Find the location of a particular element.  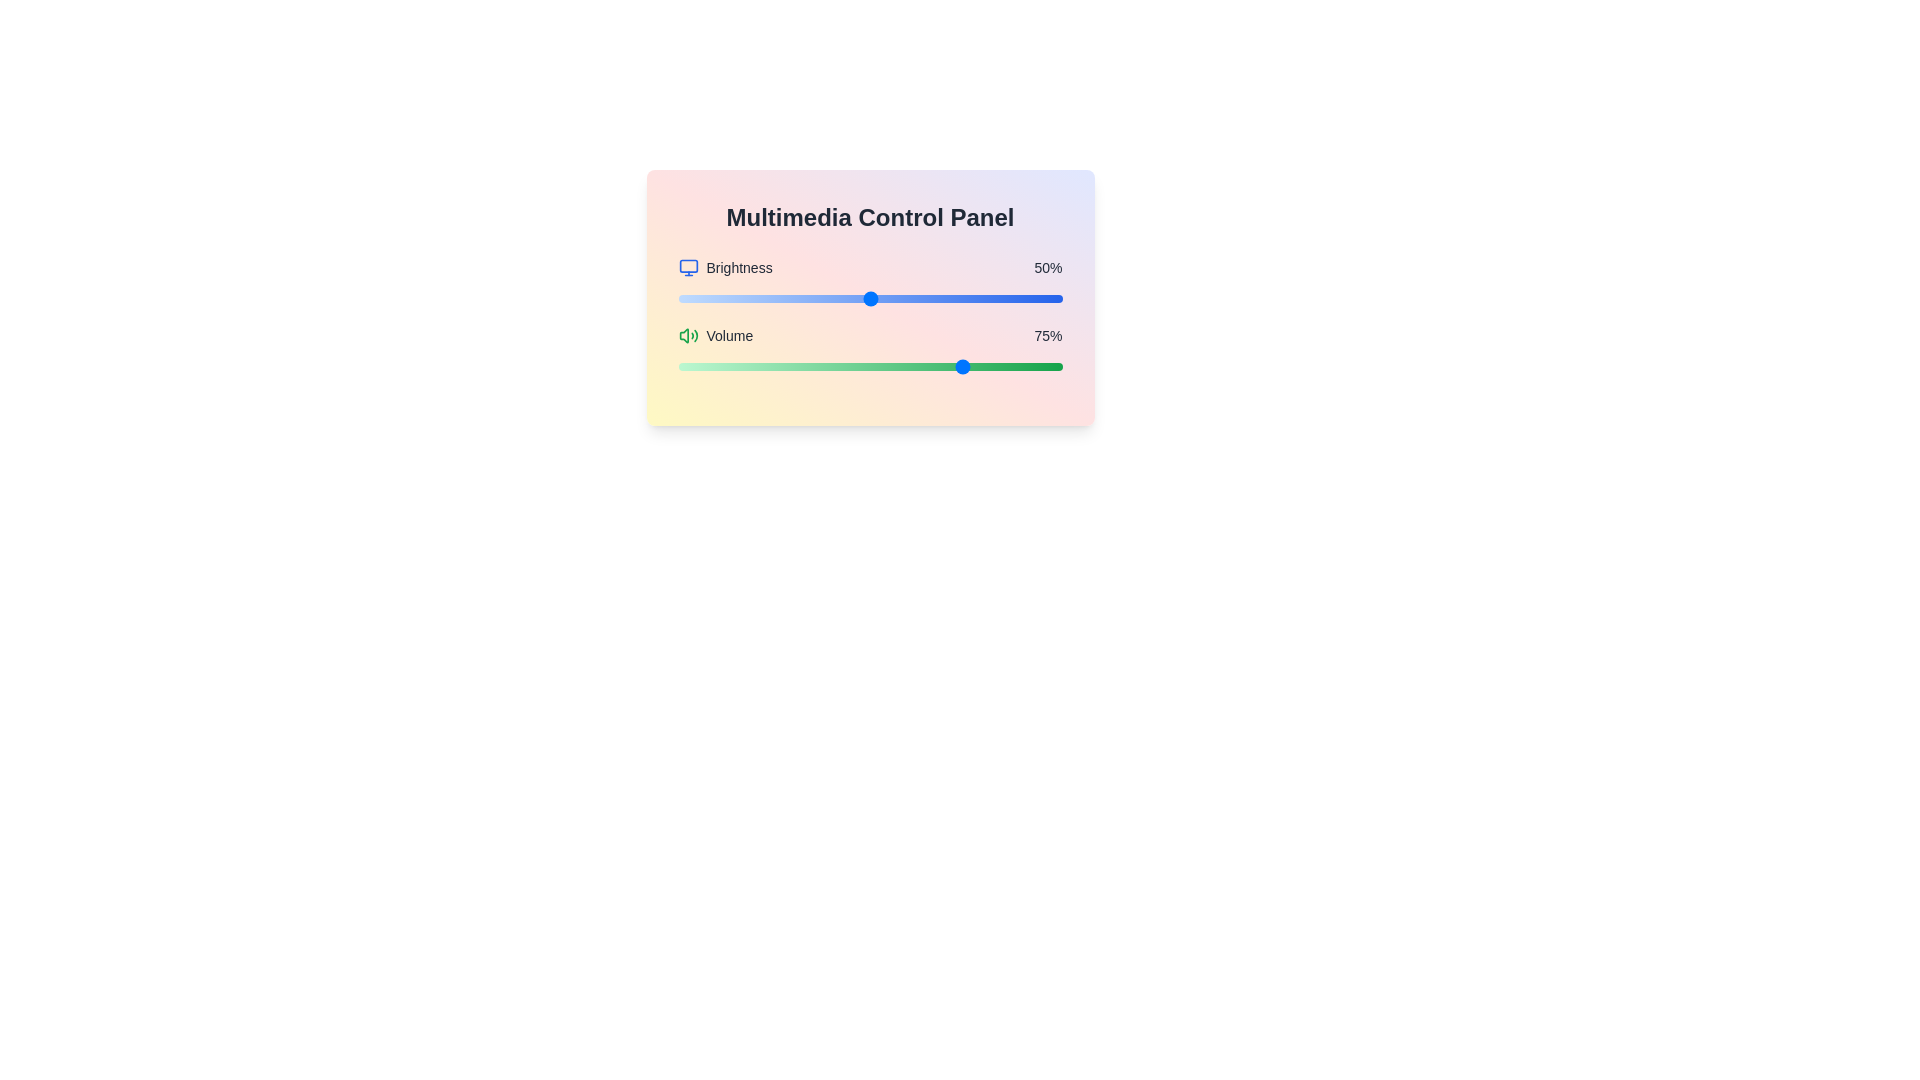

the brightness slider to set the brightness to 57% is located at coordinates (896, 299).